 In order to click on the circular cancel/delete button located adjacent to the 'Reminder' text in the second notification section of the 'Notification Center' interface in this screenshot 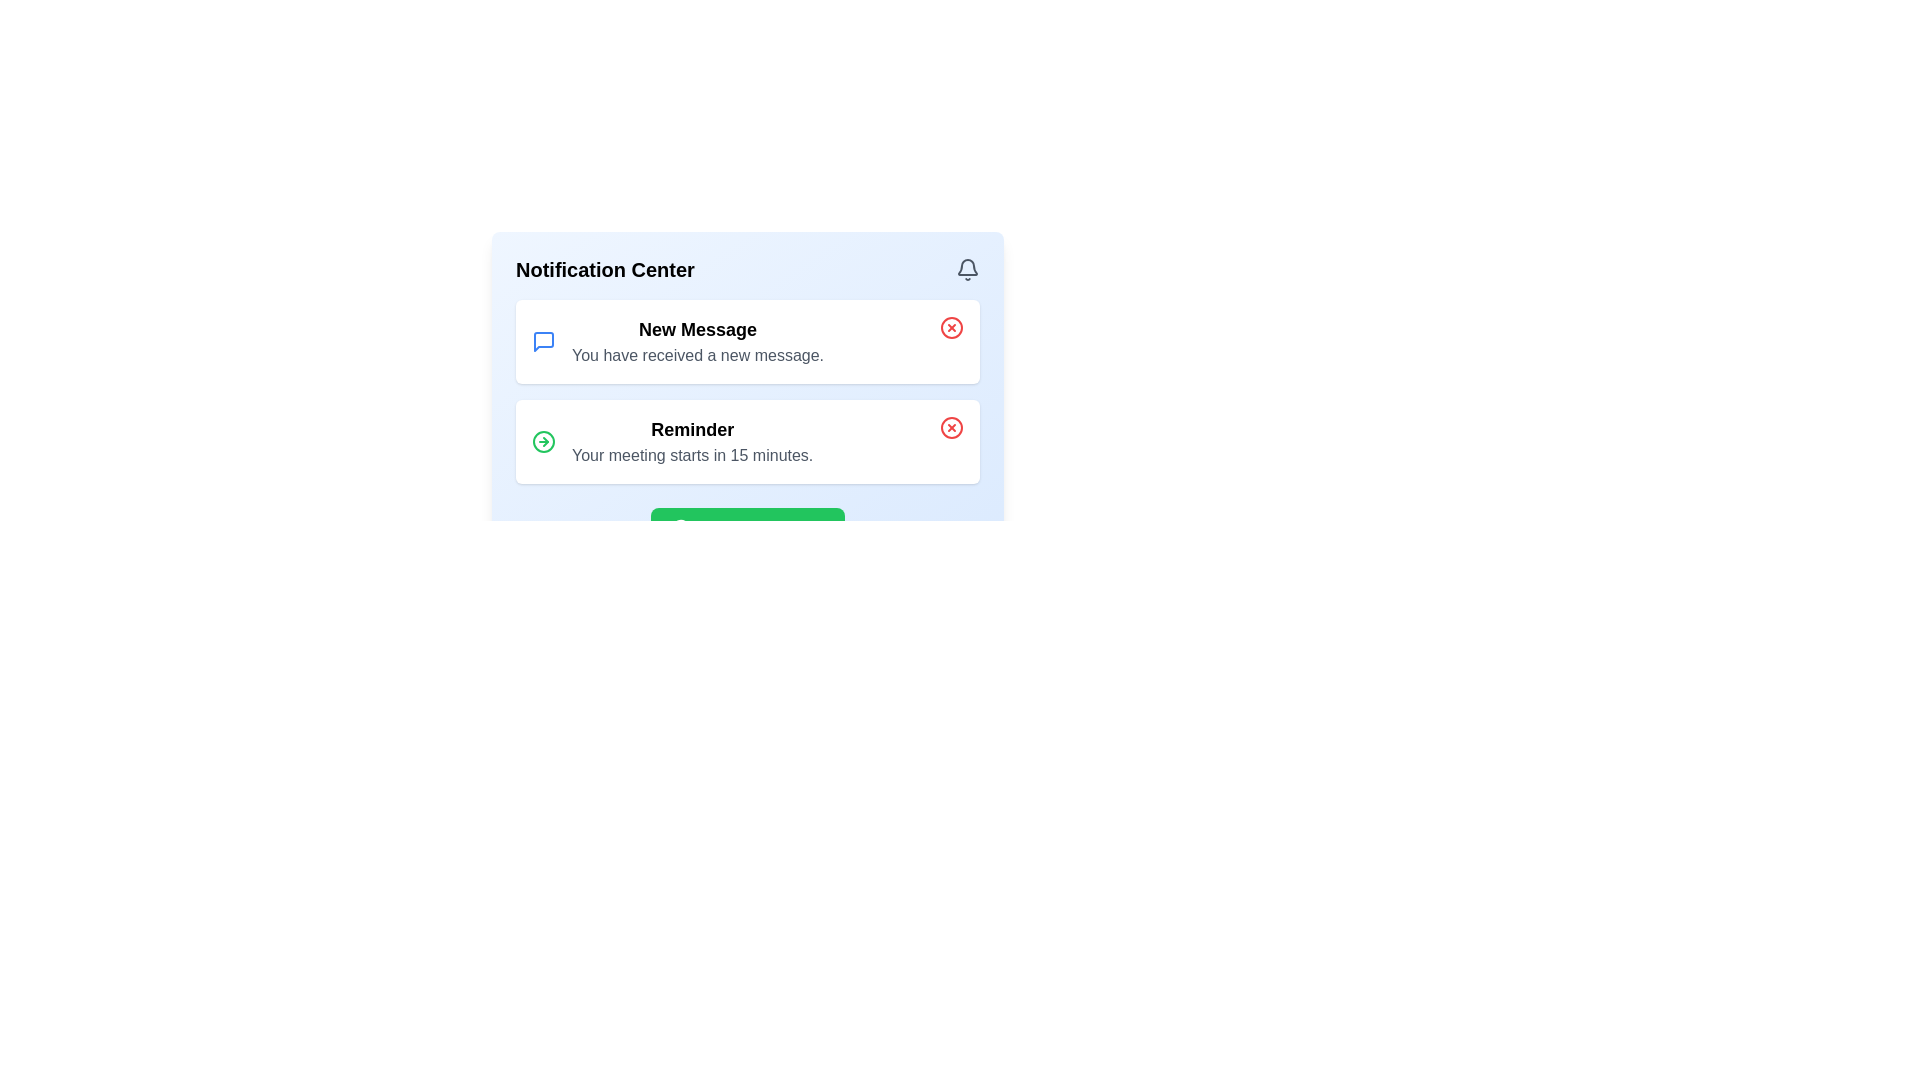, I will do `click(950, 427)`.